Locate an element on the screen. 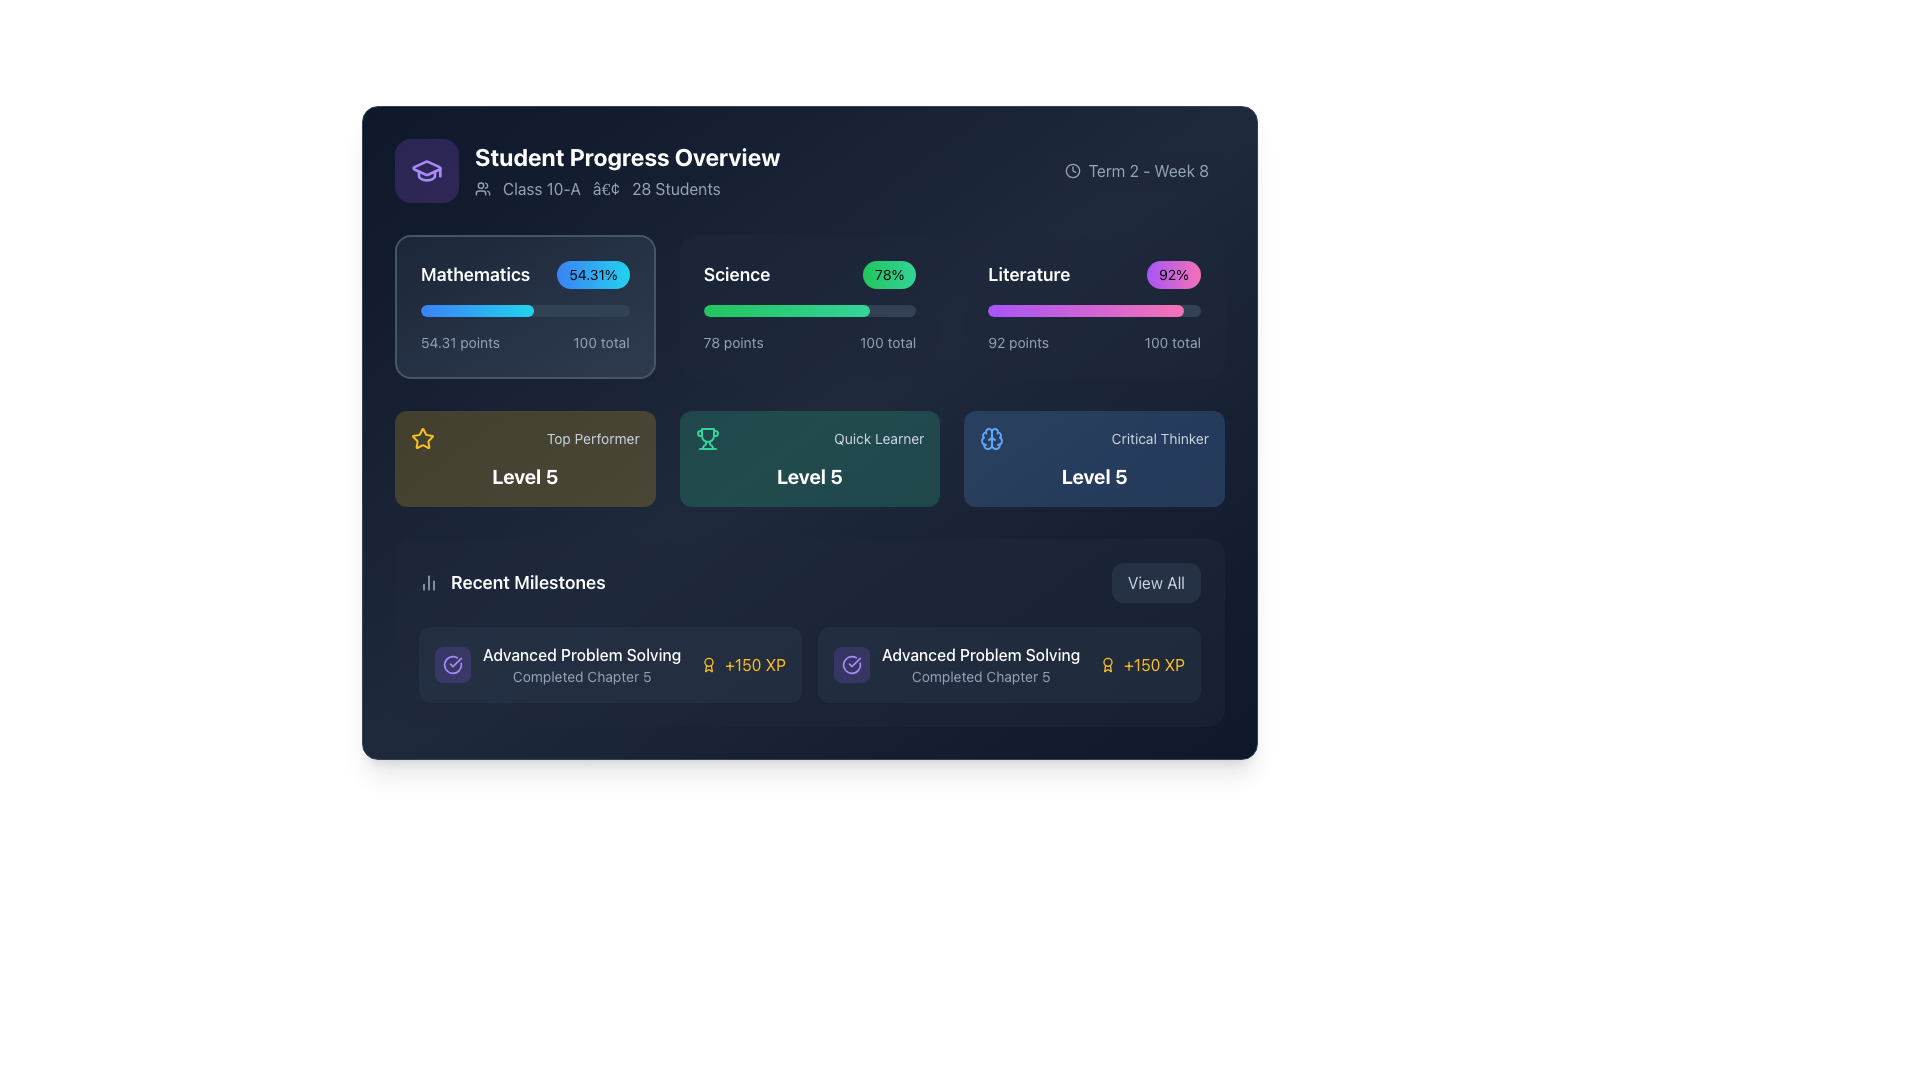 Image resolution: width=1920 pixels, height=1080 pixels. the small slate-gray clock icon located on the right side of the header section, just to the left of the text 'Term 2 - Week 8' is located at coordinates (1071, 169).